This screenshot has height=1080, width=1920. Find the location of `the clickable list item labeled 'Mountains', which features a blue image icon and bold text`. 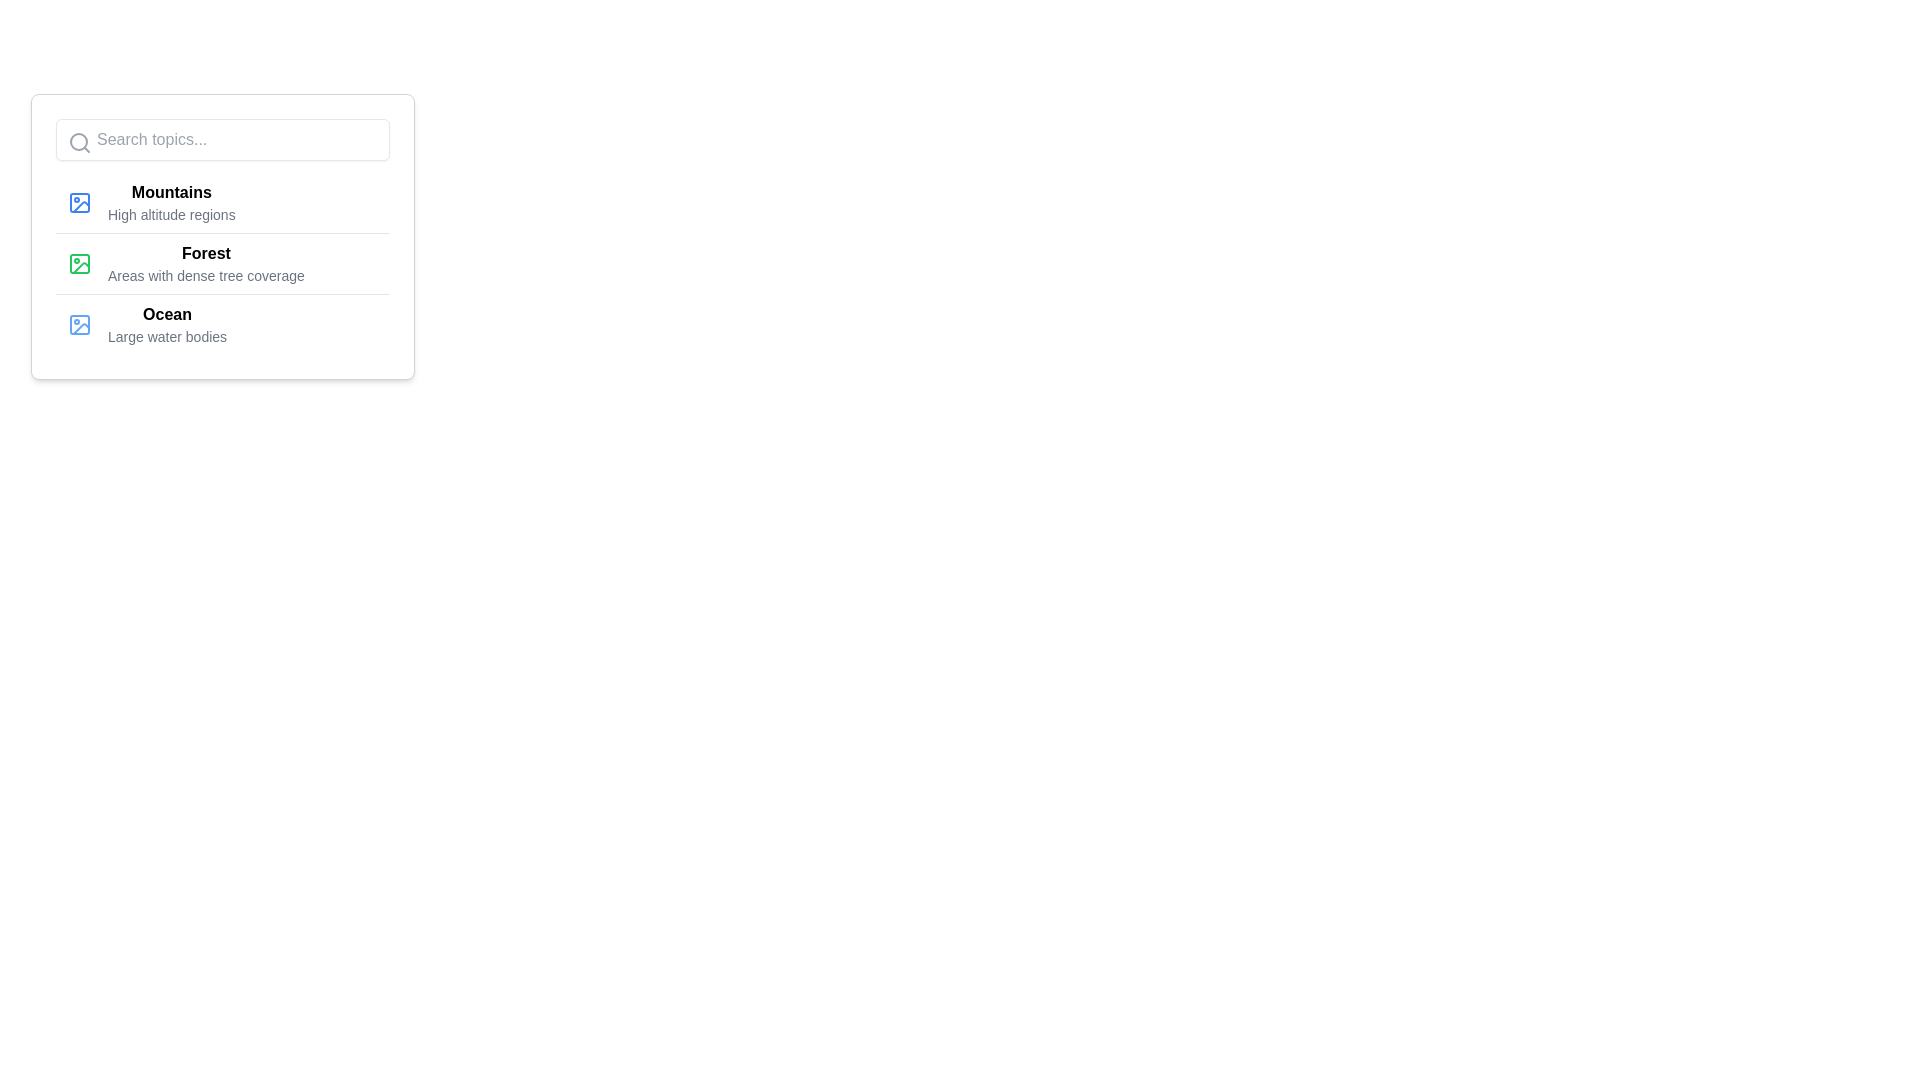

the clickable list item labeled 'Mountains', which features a blue image icon and bold text is located at coordinates (222, 203).